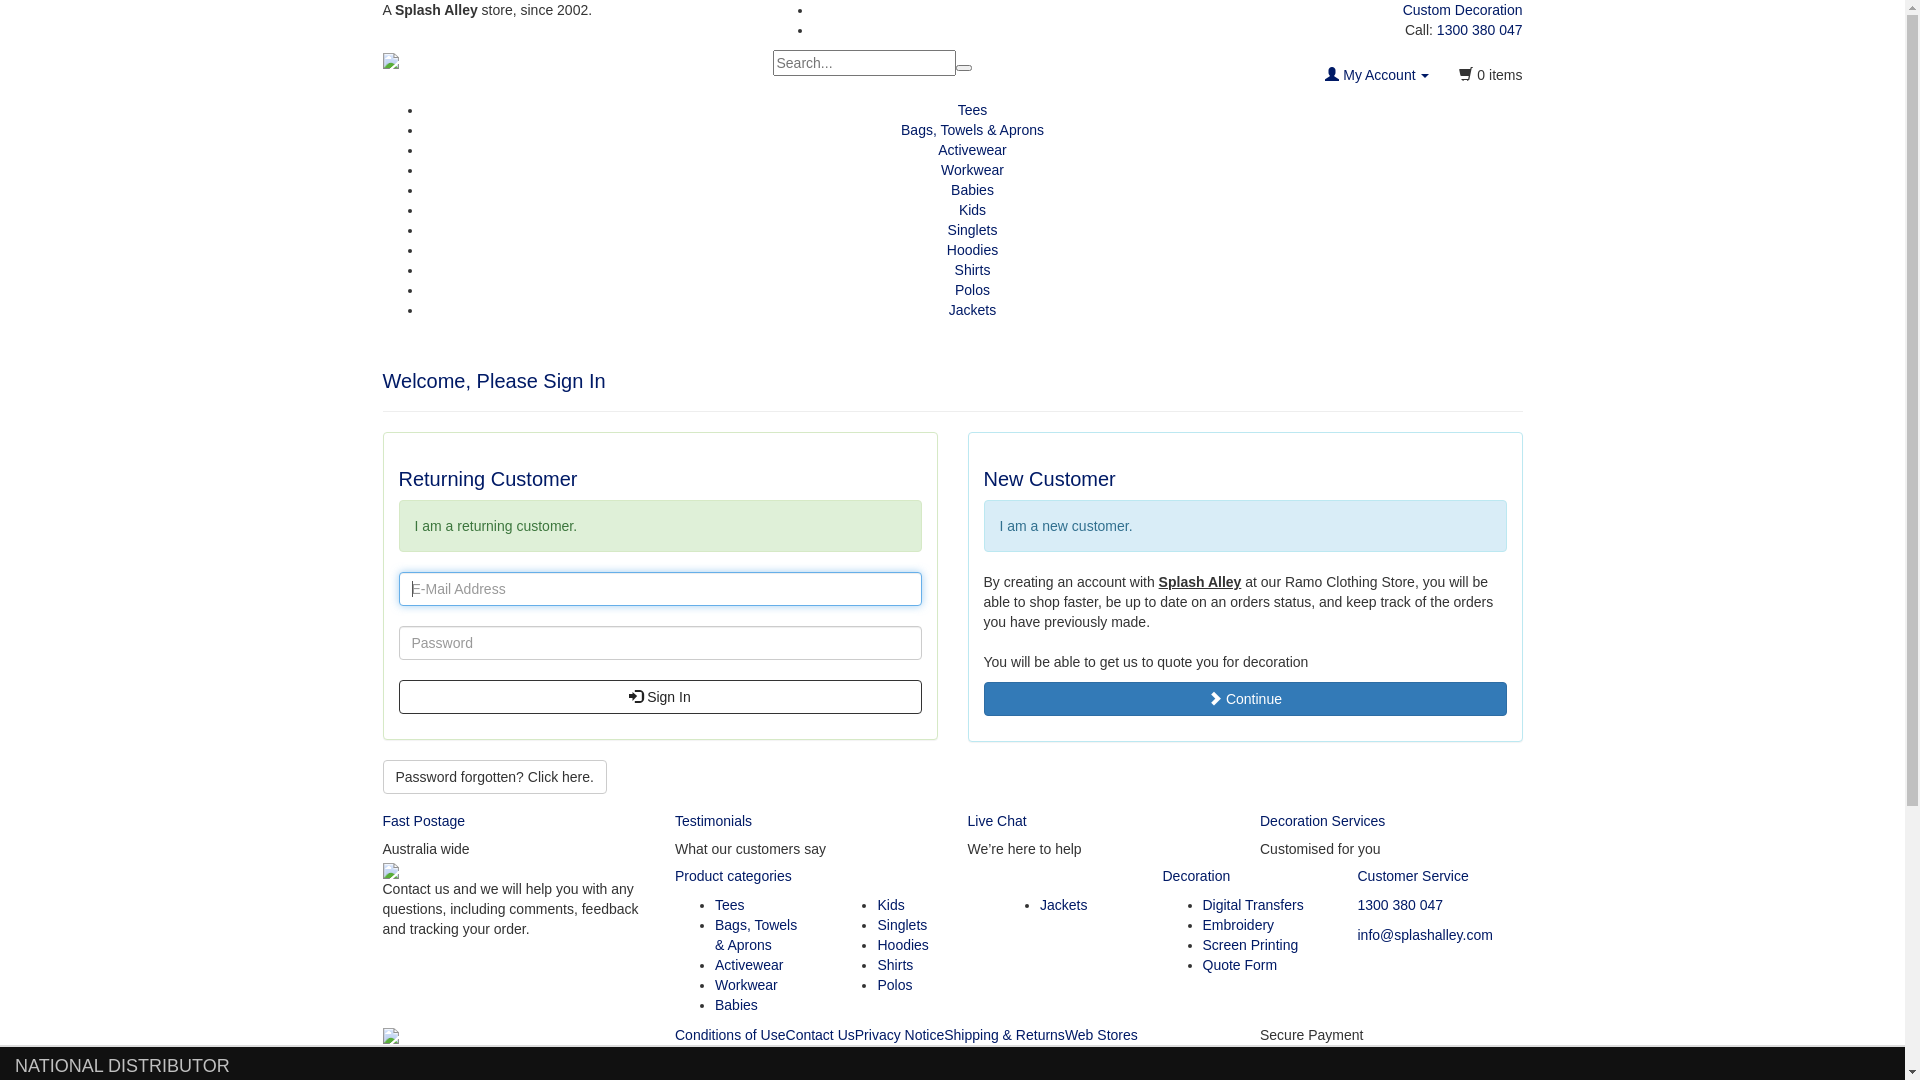  I want to click on 'Digital Transfers', so click(1200, 905).